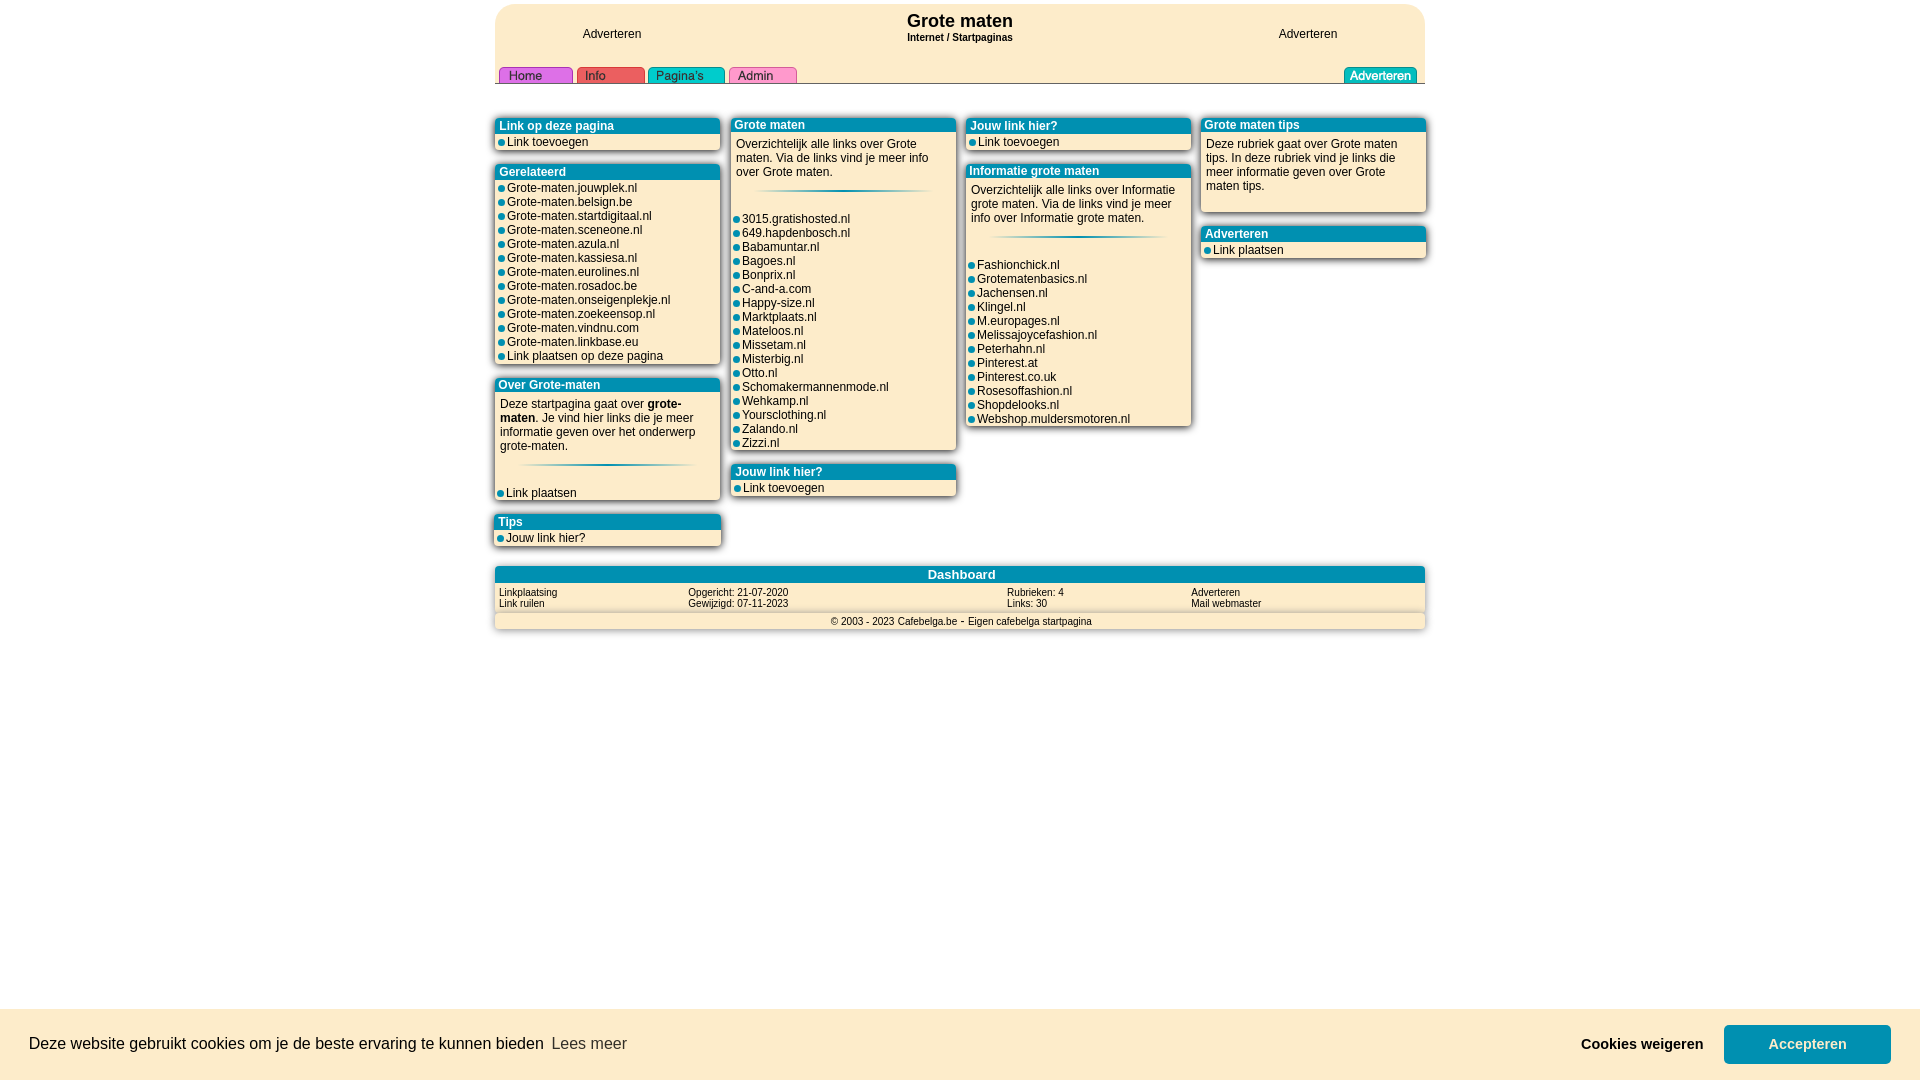  Describe the element at coordinates (741, 231) in the screenshot. I see `'649.hapdenbosch.nl'` at that location.